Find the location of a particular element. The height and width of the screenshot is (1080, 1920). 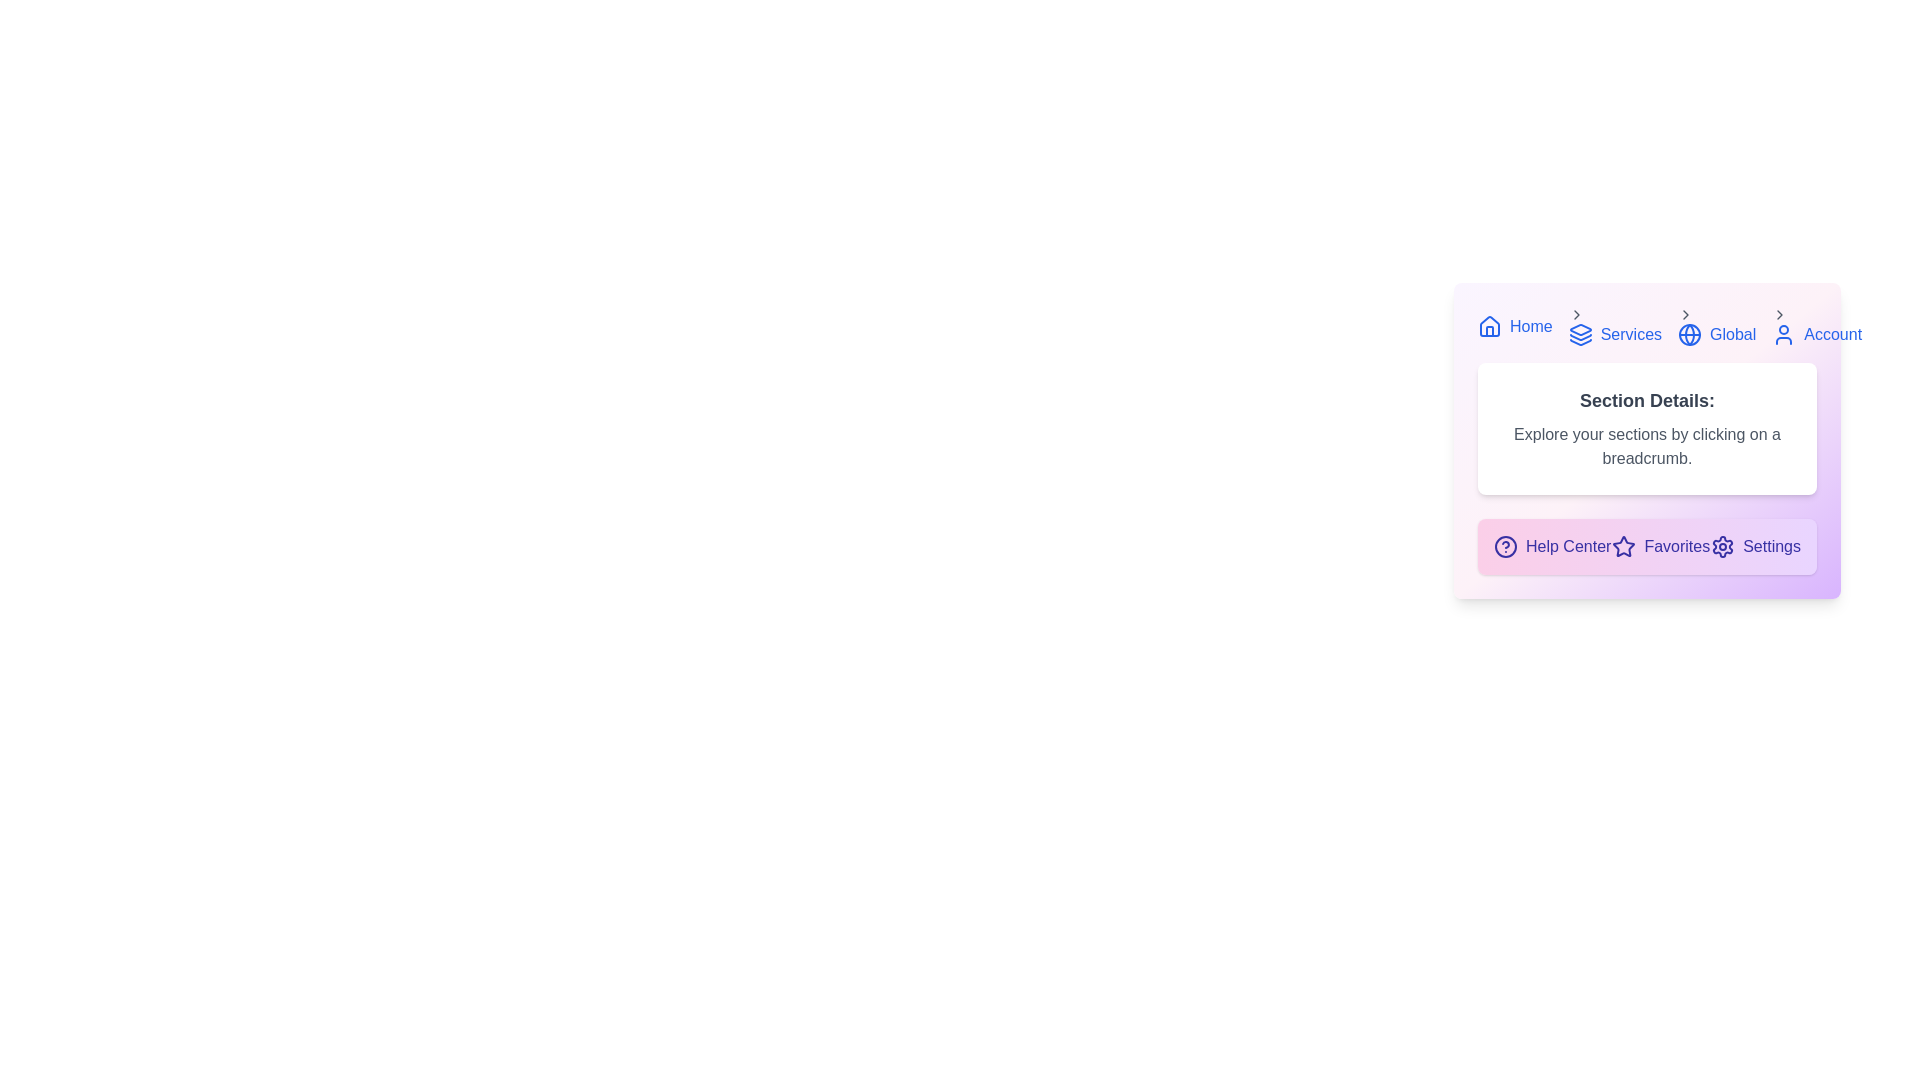

the globe icon located in the navigation bar is located at coordinates (1688, 334).